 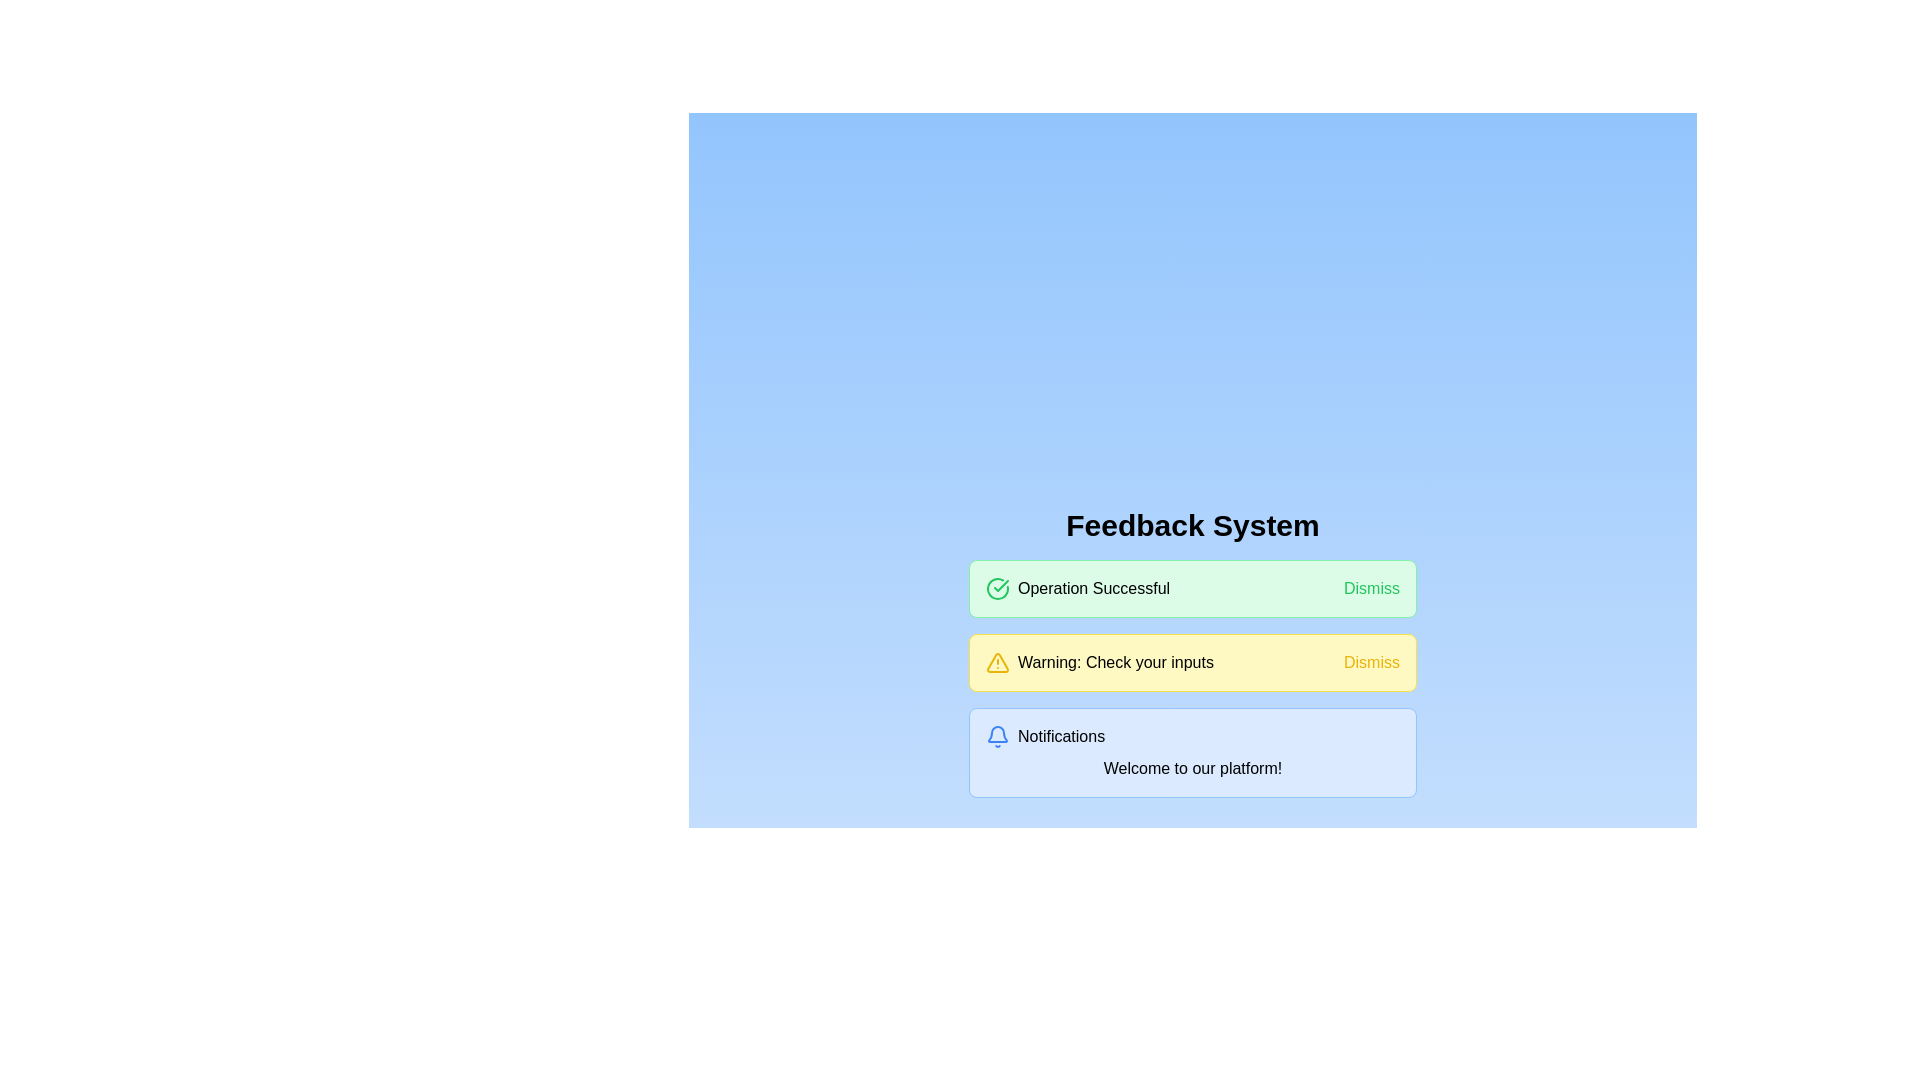 What do you see at coordinates (1193, 767) in the screenshot?
I see `the Text Label displaying 'Welcome to our platform!' which is styled inside a blue, rounded rectangle located towards the lower section of the interface` at bounding box center [1193, 767].